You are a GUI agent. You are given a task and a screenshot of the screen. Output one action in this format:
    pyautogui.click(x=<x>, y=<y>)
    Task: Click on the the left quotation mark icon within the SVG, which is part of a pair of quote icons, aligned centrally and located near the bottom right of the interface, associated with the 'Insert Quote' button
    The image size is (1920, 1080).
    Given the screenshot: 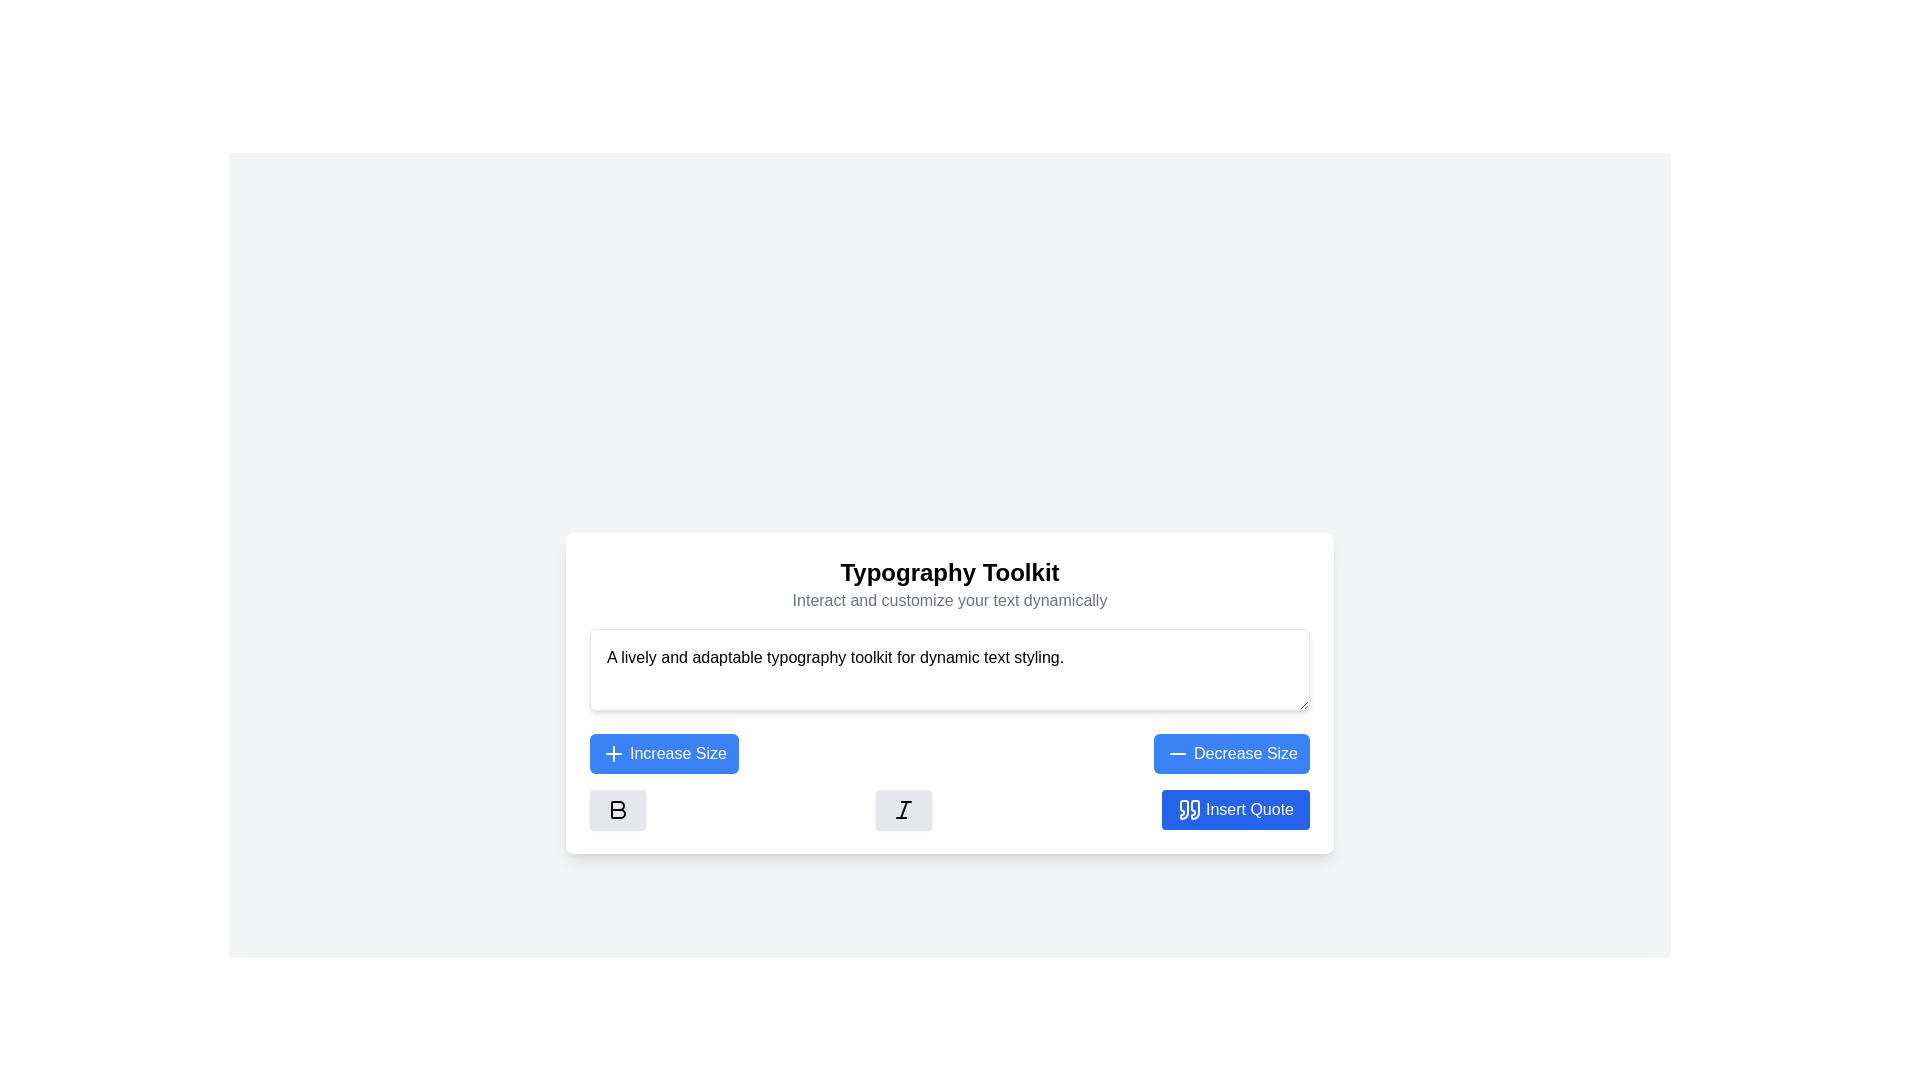 What is the action you would take?
    pyautogui.click(x=1184, y=808)
    